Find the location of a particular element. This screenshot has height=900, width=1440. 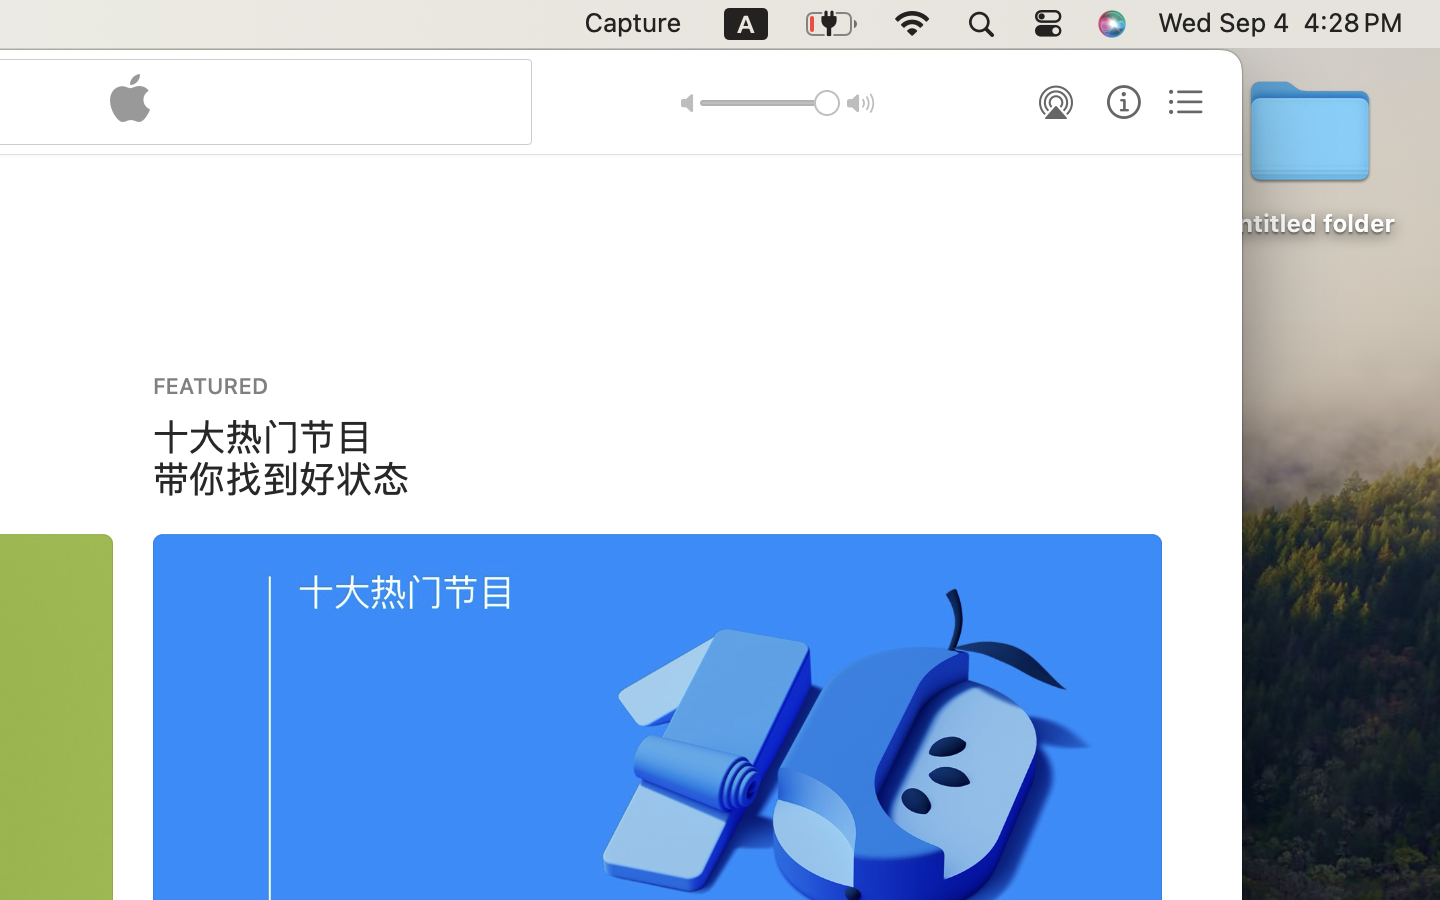

'1.0' is located at coordinates (768, 101).